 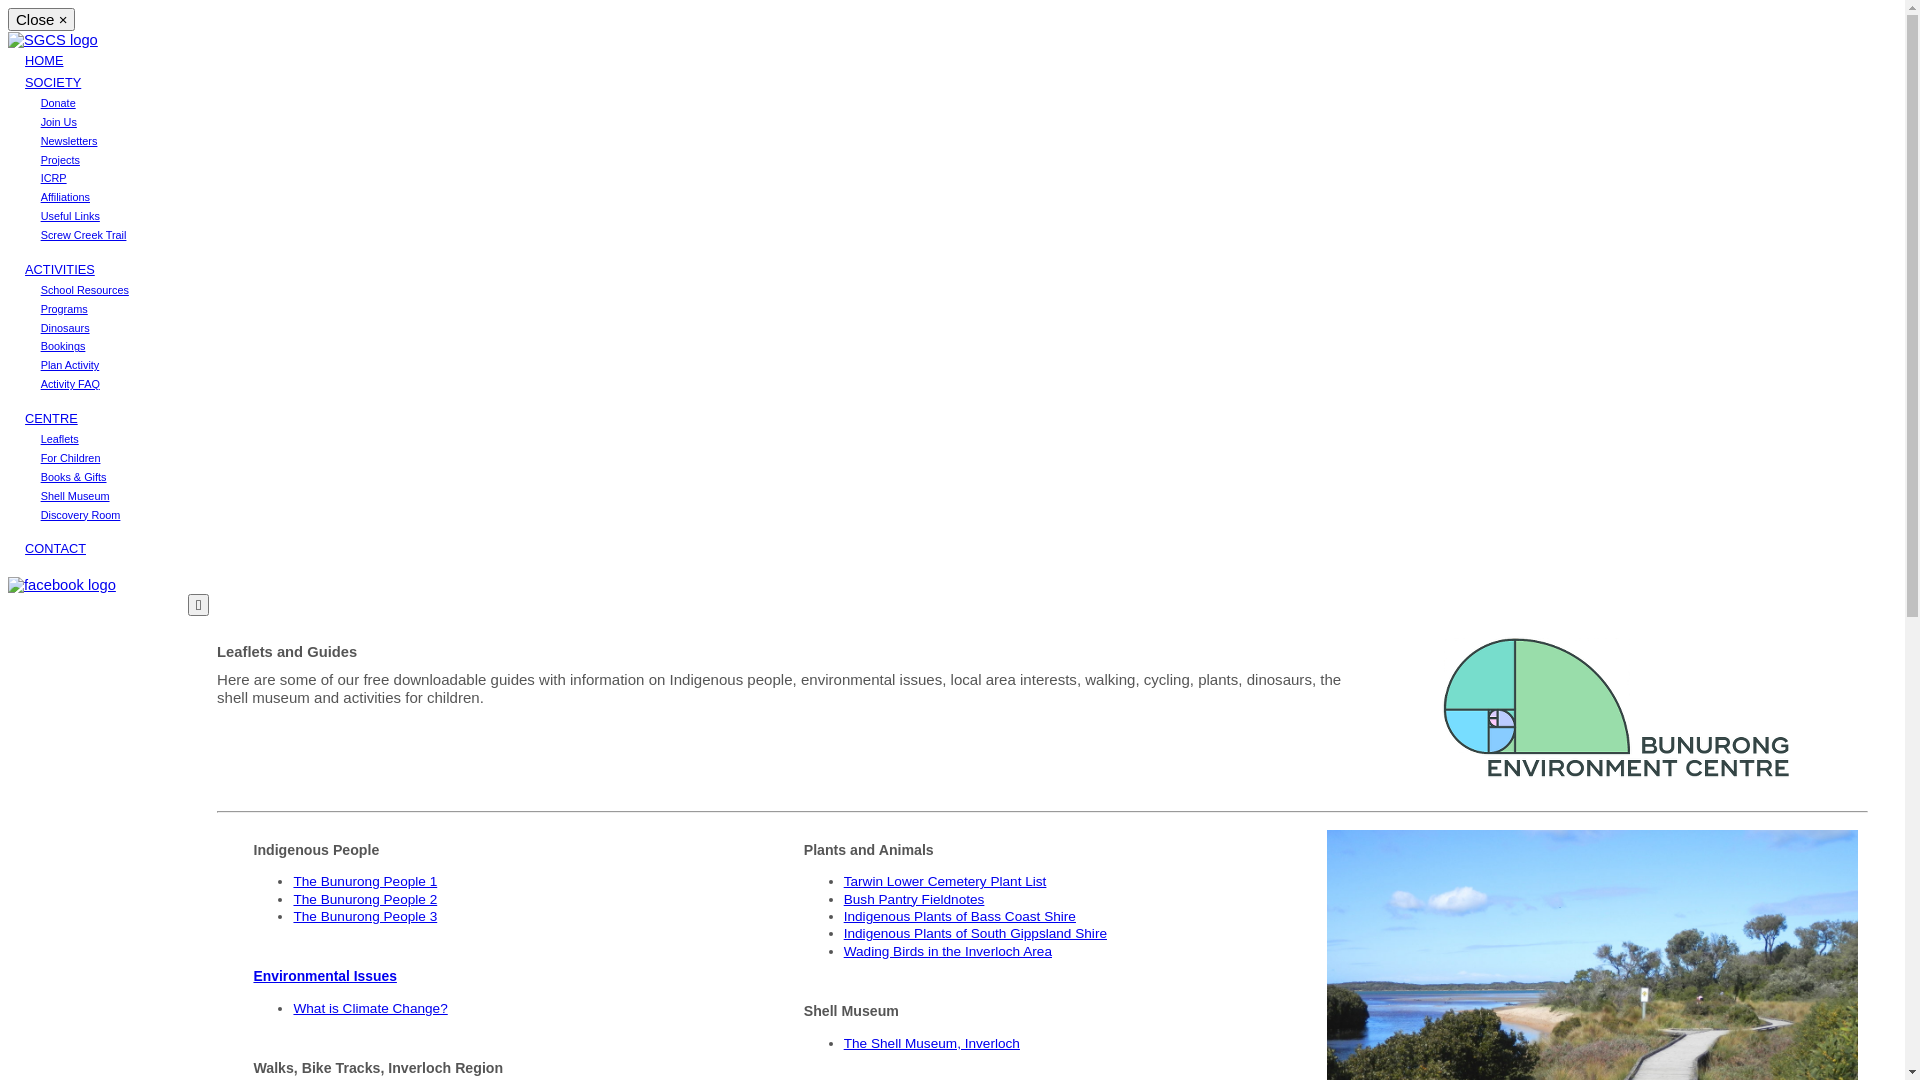 What do you see at coordinates (59, 268) in the screenshot?
I see `'ACTIVITIES'` at bounding box center [59, 268].